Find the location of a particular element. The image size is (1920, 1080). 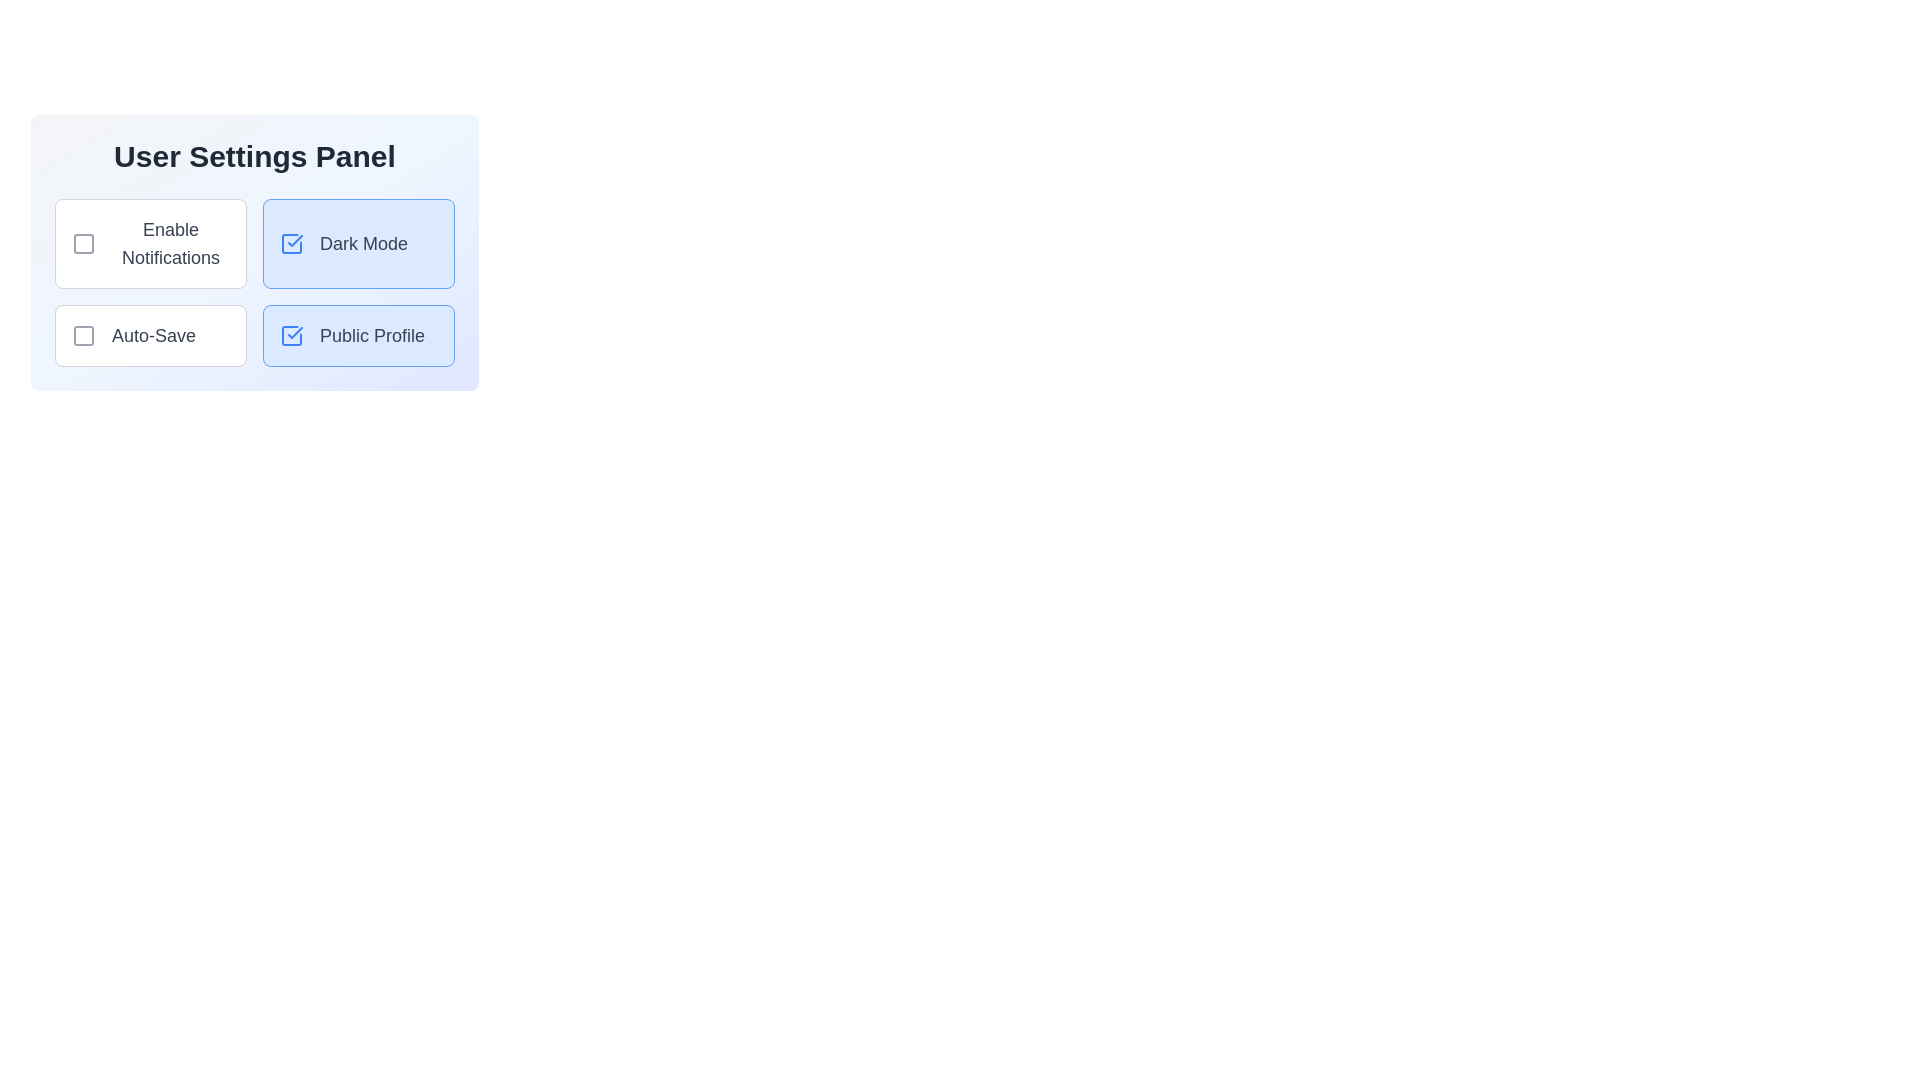

the 'Auto-Save' checkbox element with a grey border and white background is located at coordinates (149, 334).